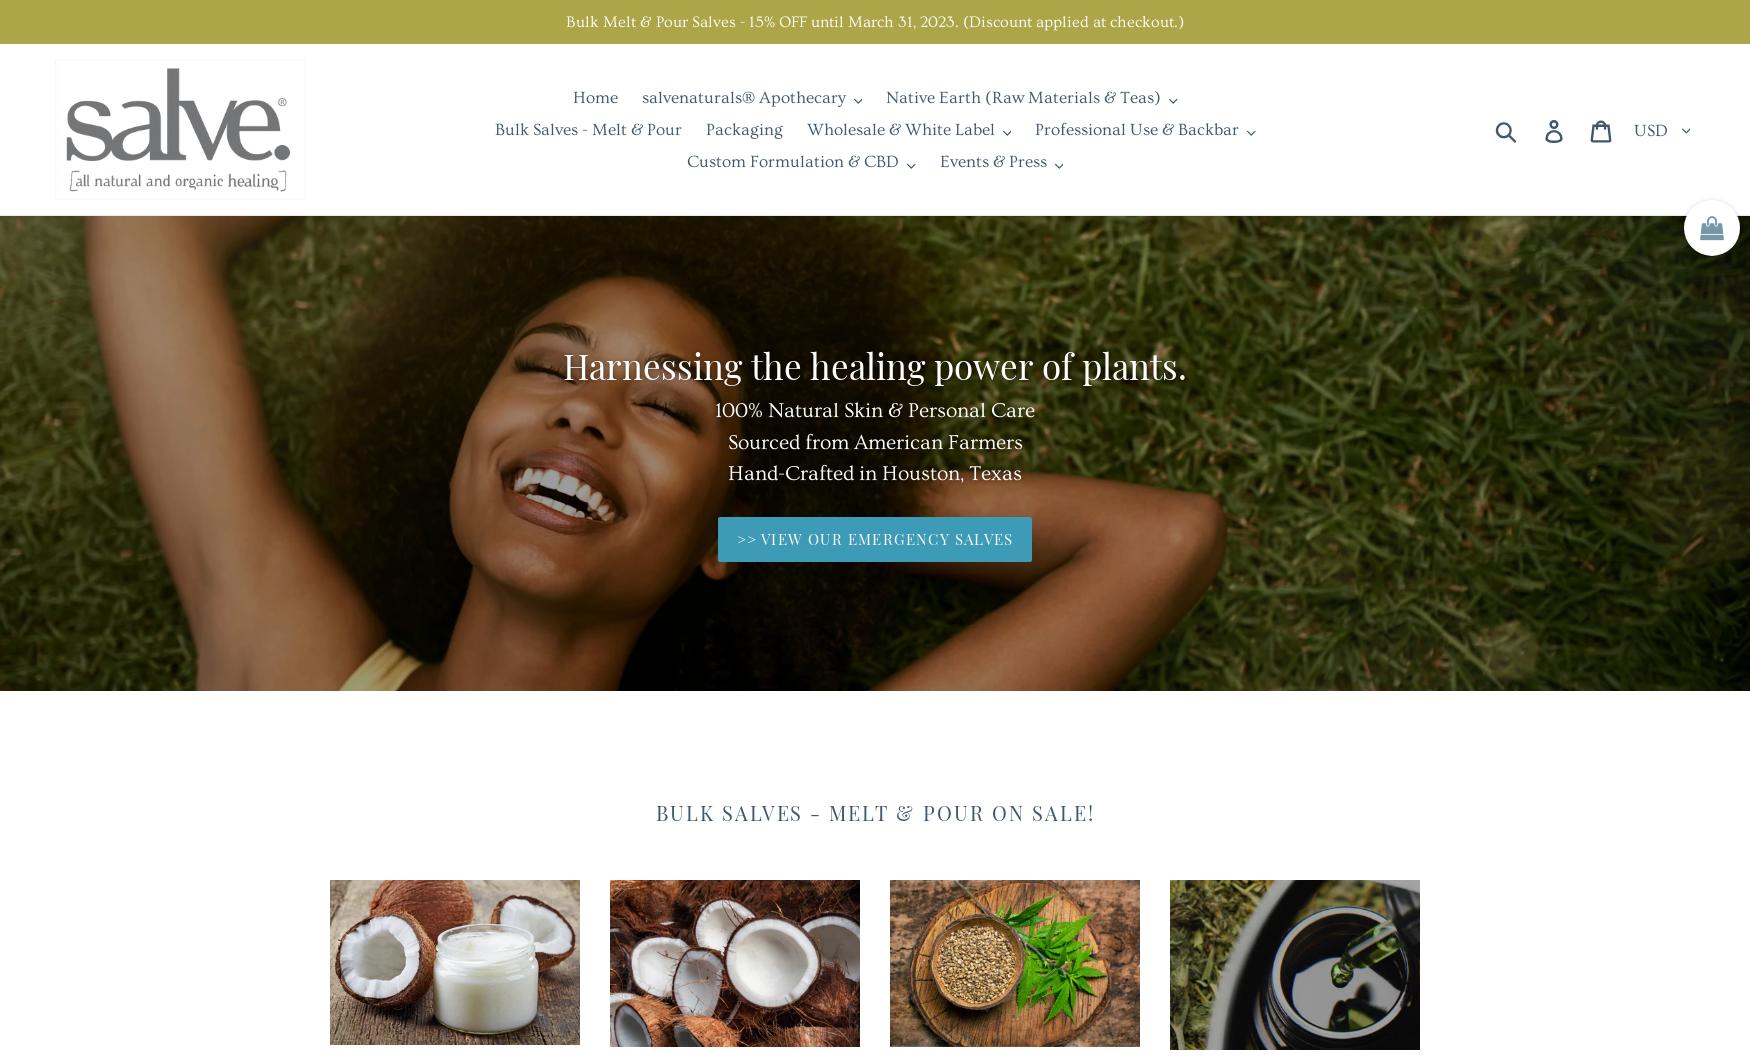 The image size is (1750, 1064). What do you see at coordinates (874, 441) in the screenshot?
I see `'Sourced from American Farmers'` at bounding box center [874, 441].